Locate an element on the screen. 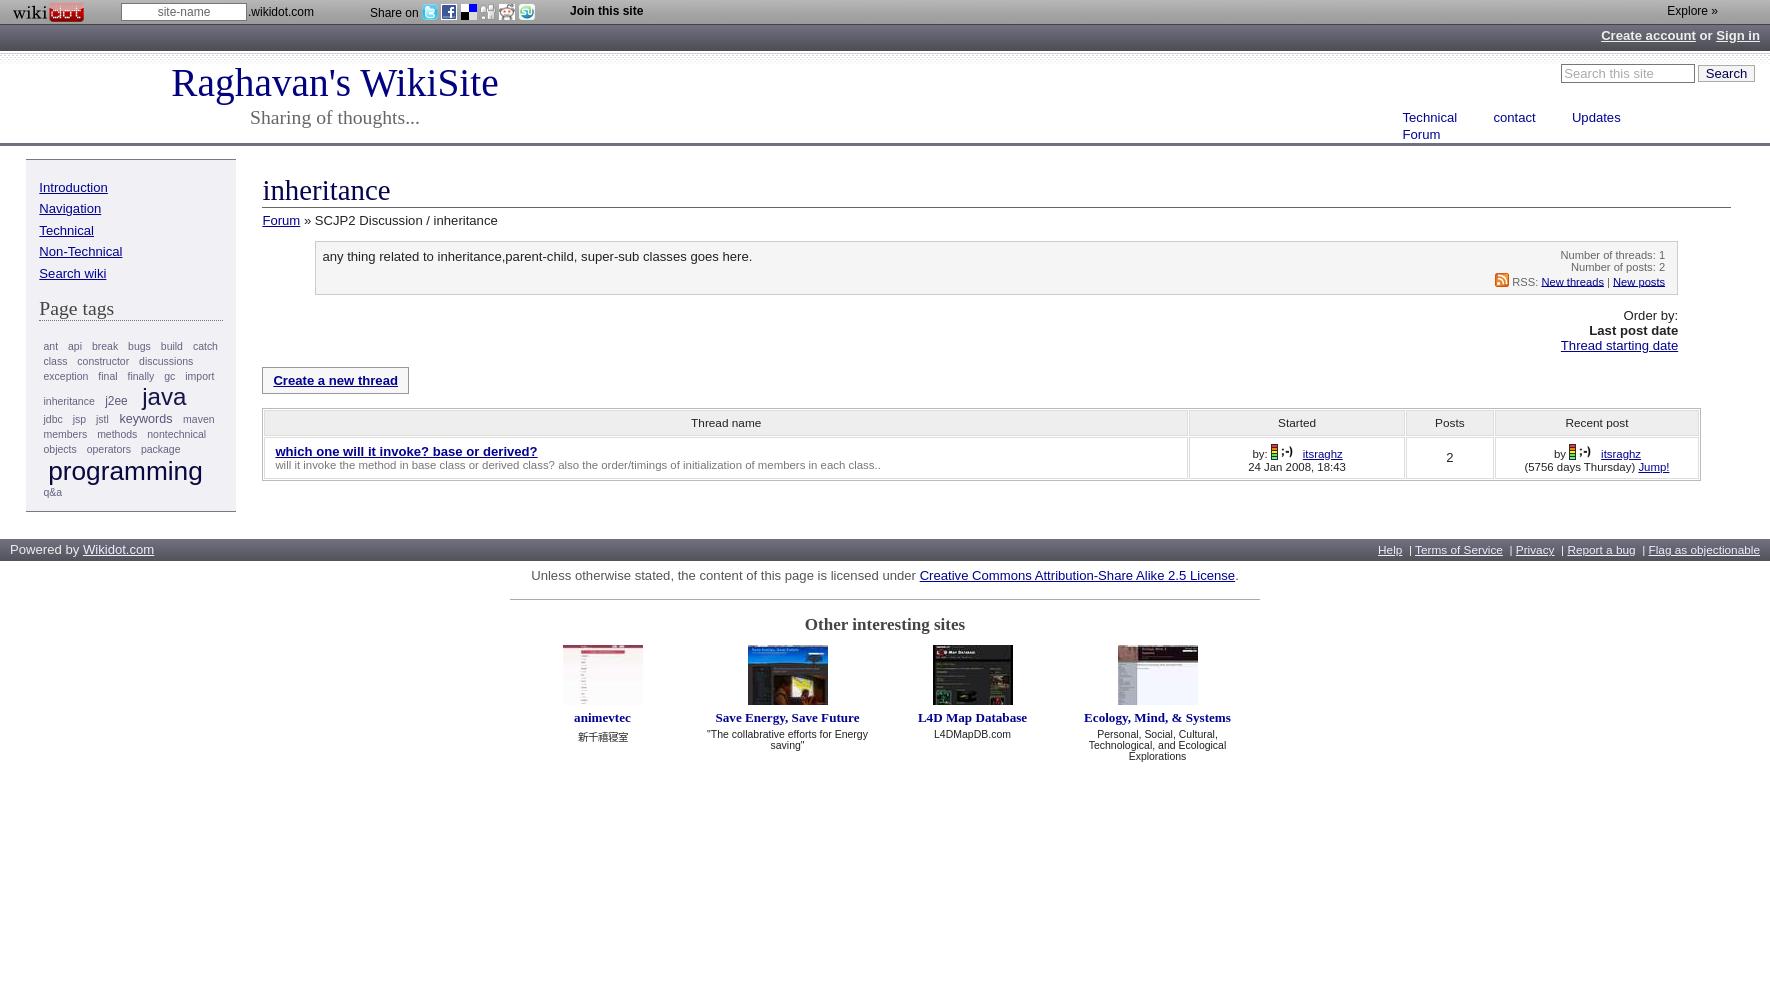 This screenshot has height=1000, width=1770. 'final' is located at coordinates (106, 375).